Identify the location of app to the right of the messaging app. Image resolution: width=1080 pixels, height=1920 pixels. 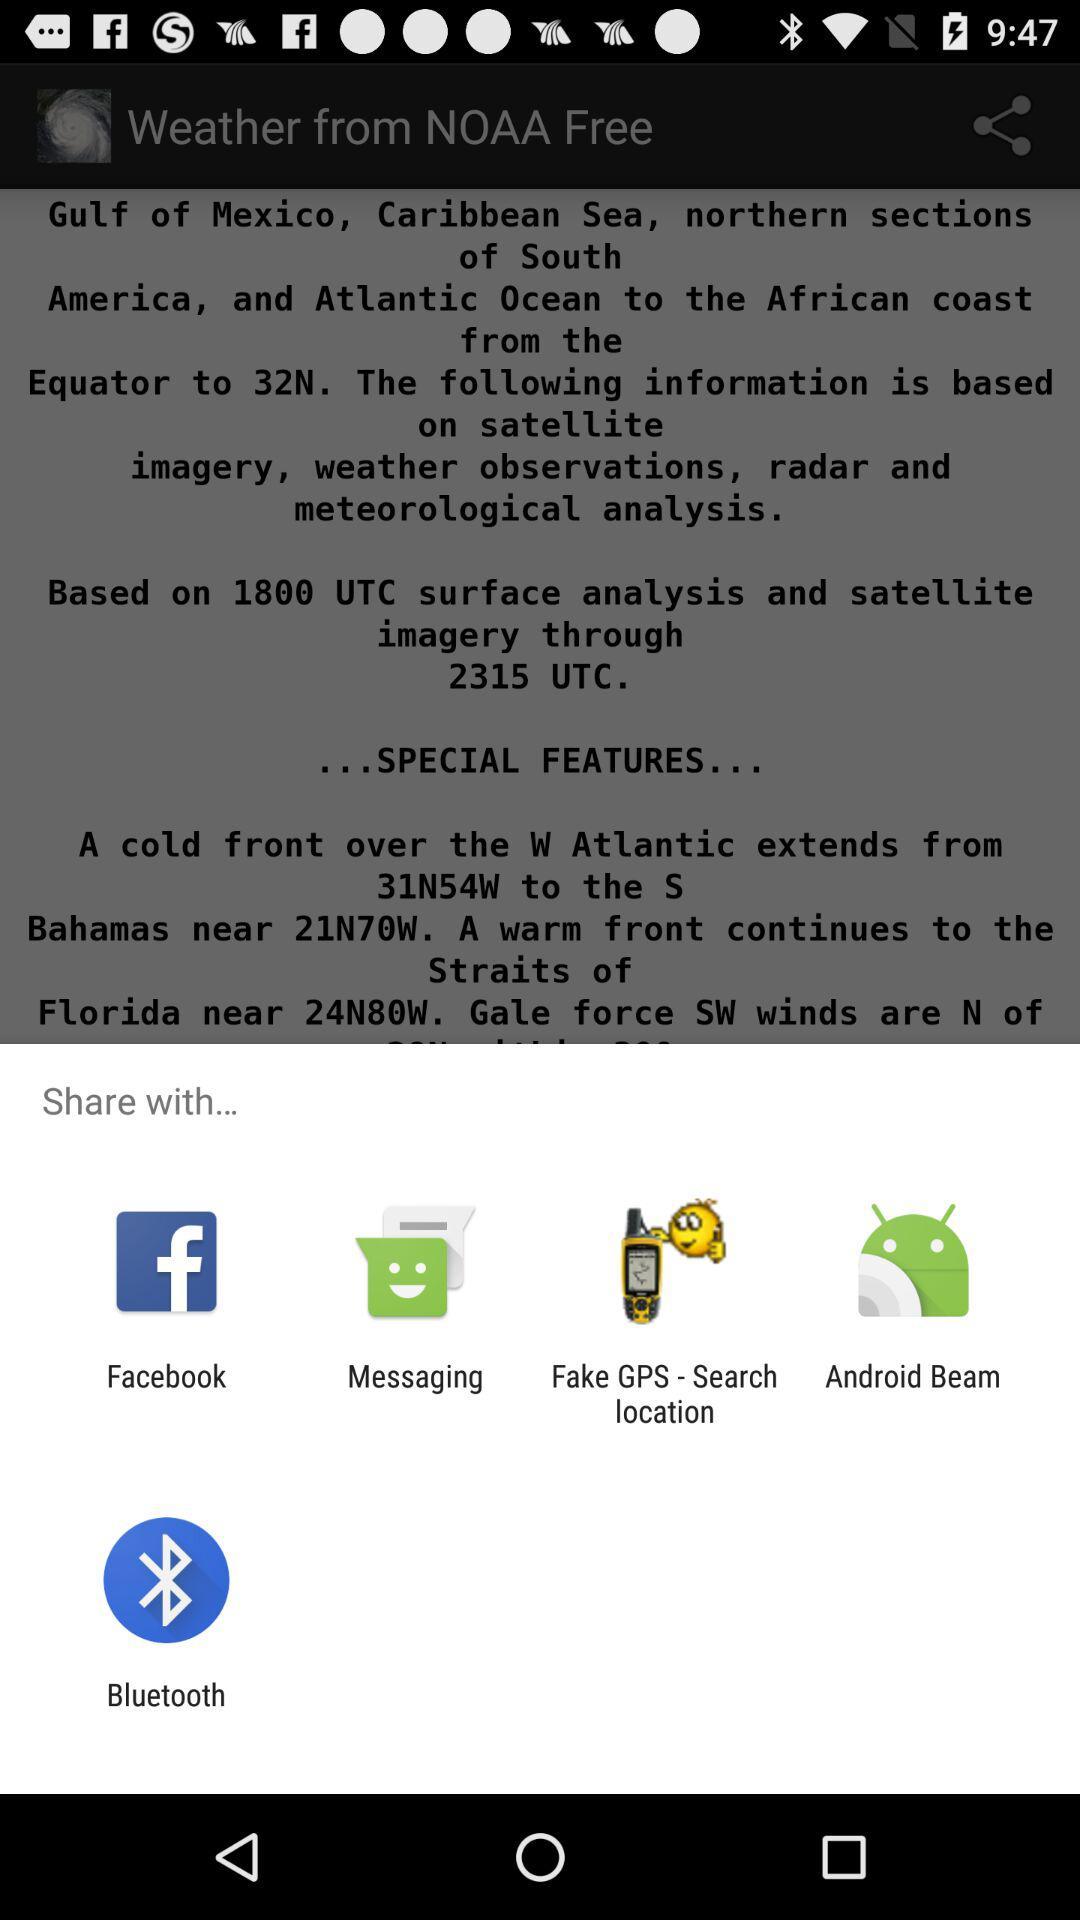
(664, 1392).